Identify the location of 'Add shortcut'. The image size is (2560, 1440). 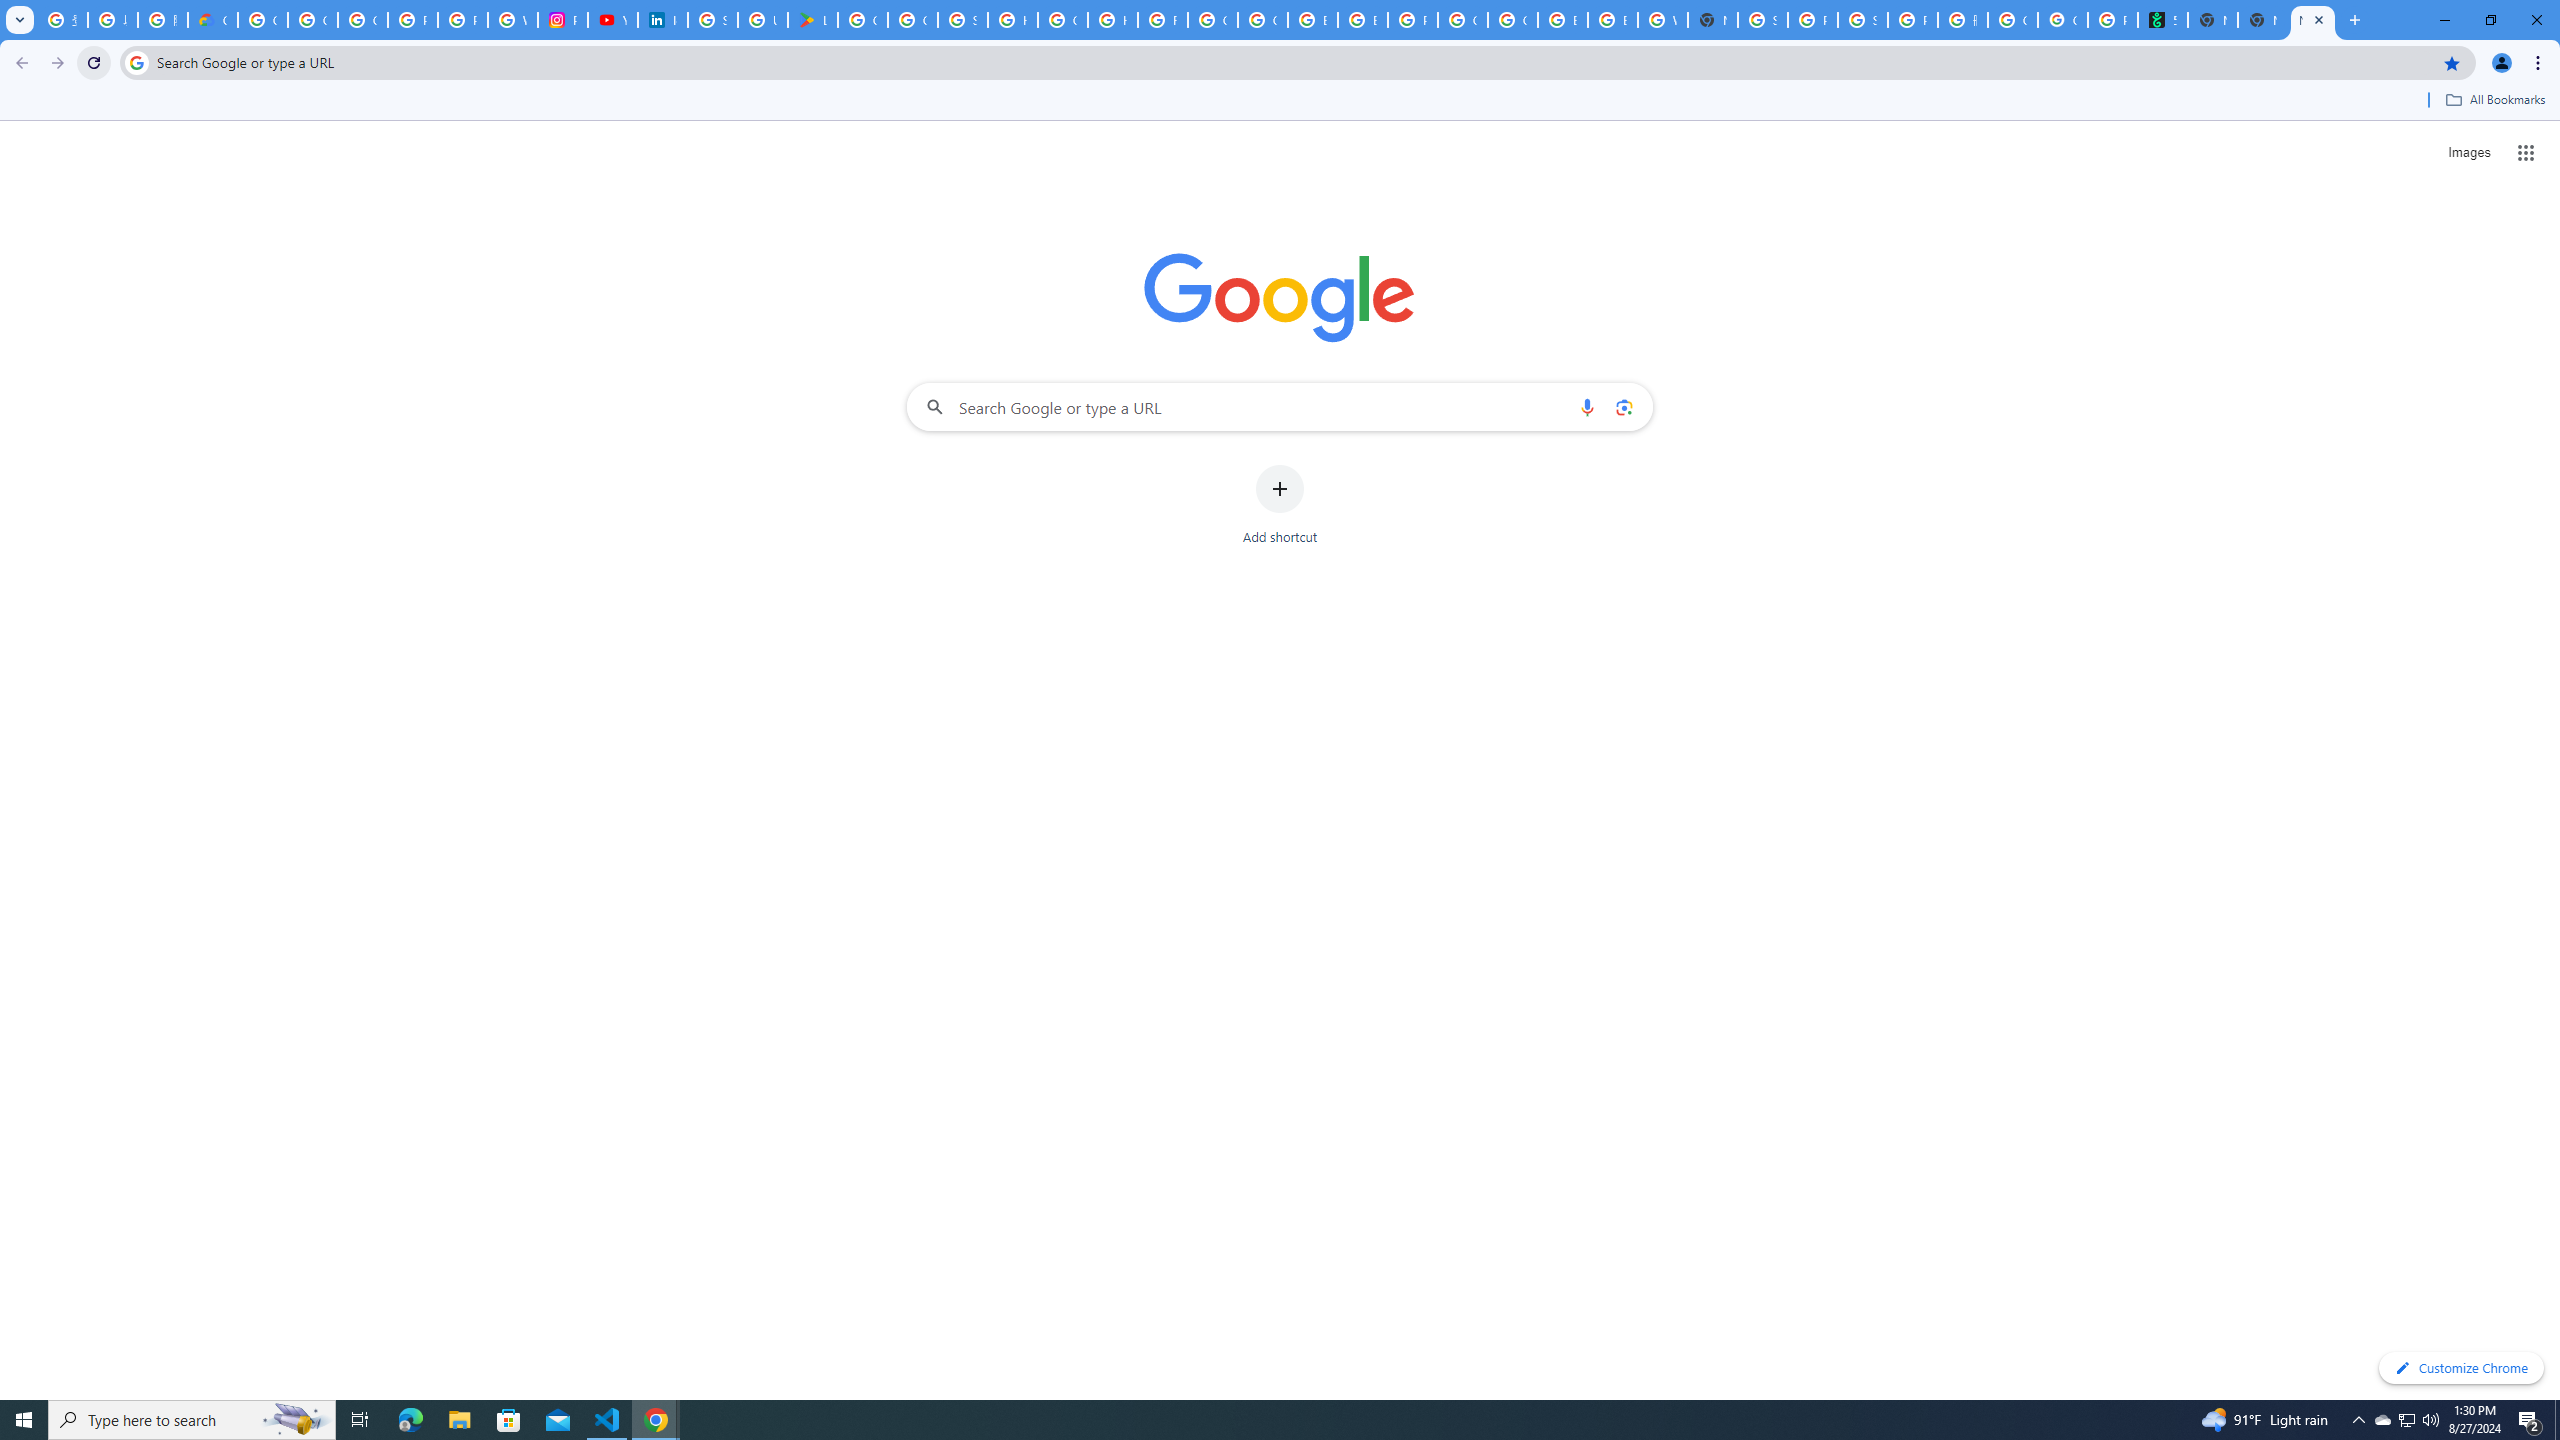
(1280, 505).